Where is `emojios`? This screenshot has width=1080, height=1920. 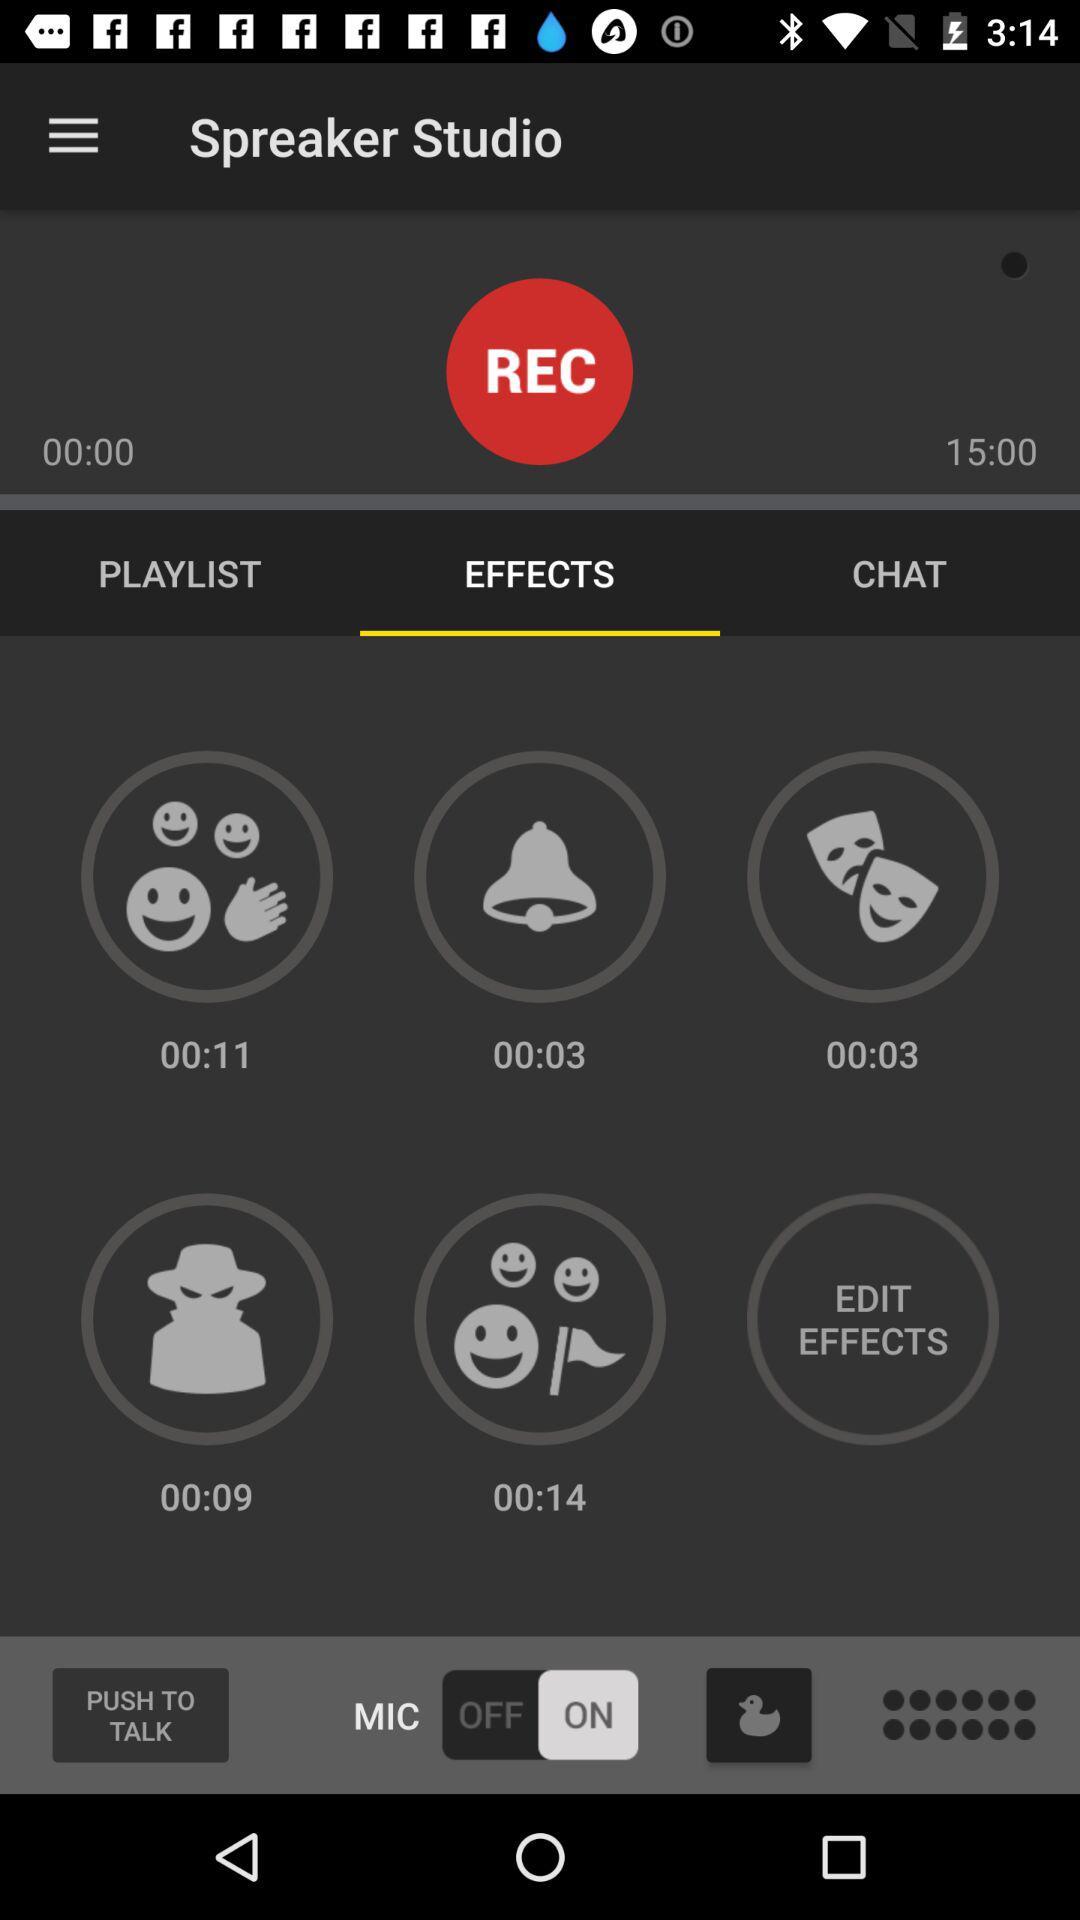 emojios is located at coordinates (207, 876).